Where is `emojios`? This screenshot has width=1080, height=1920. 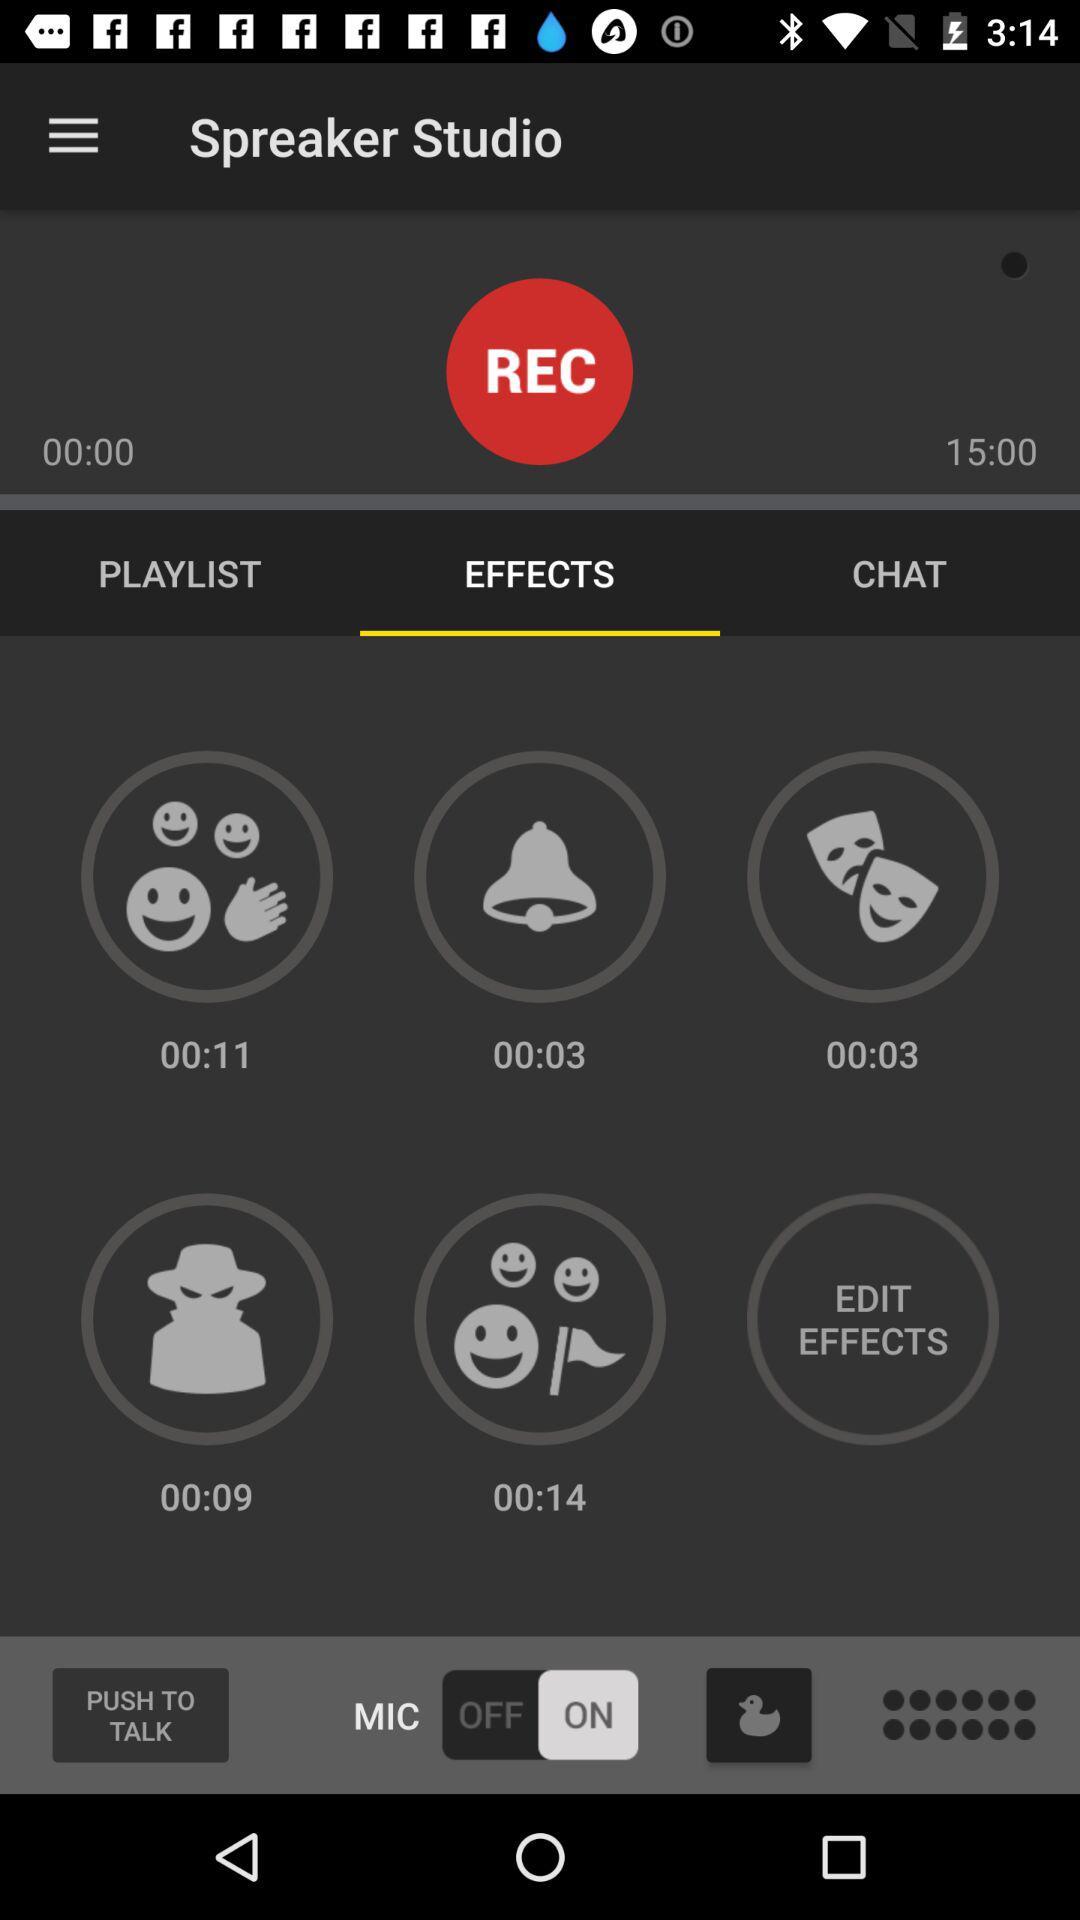 emojios is located at coordinates (207, 876).